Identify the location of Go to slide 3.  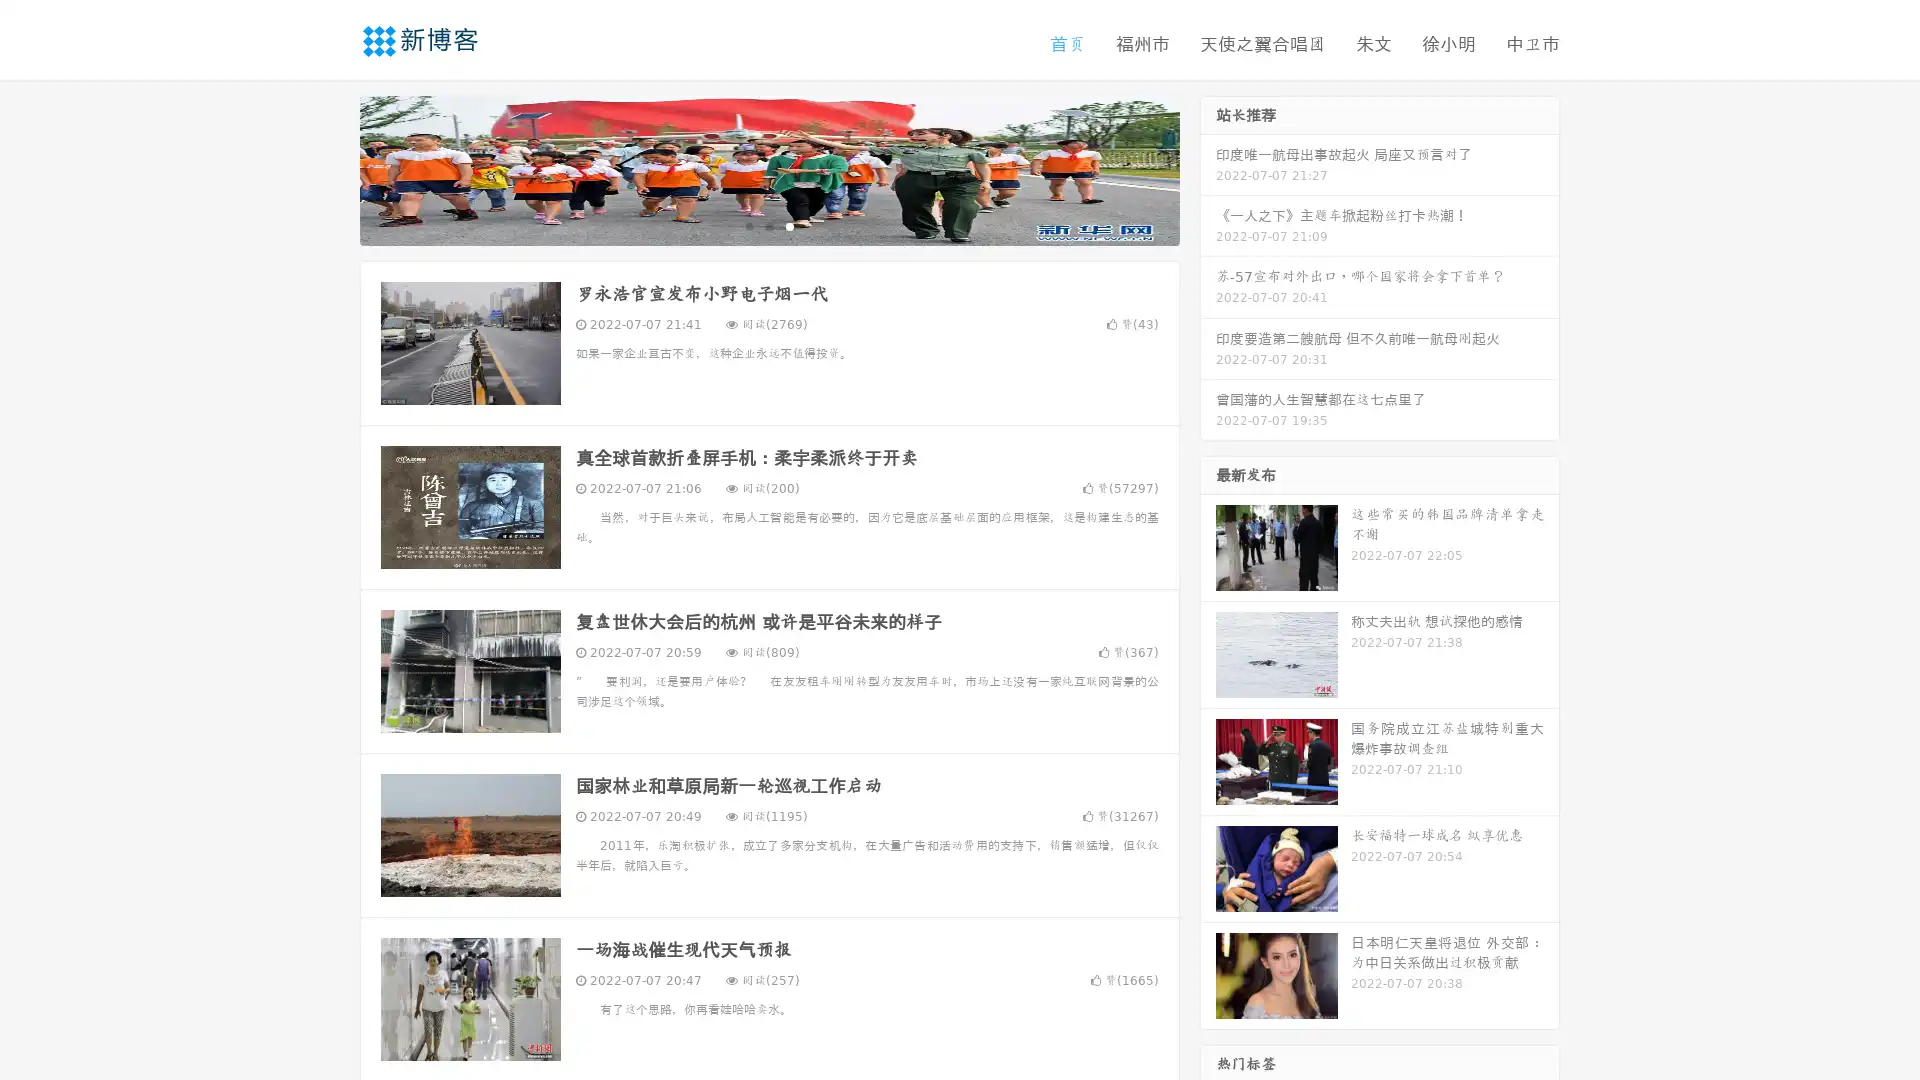
(789, 225).